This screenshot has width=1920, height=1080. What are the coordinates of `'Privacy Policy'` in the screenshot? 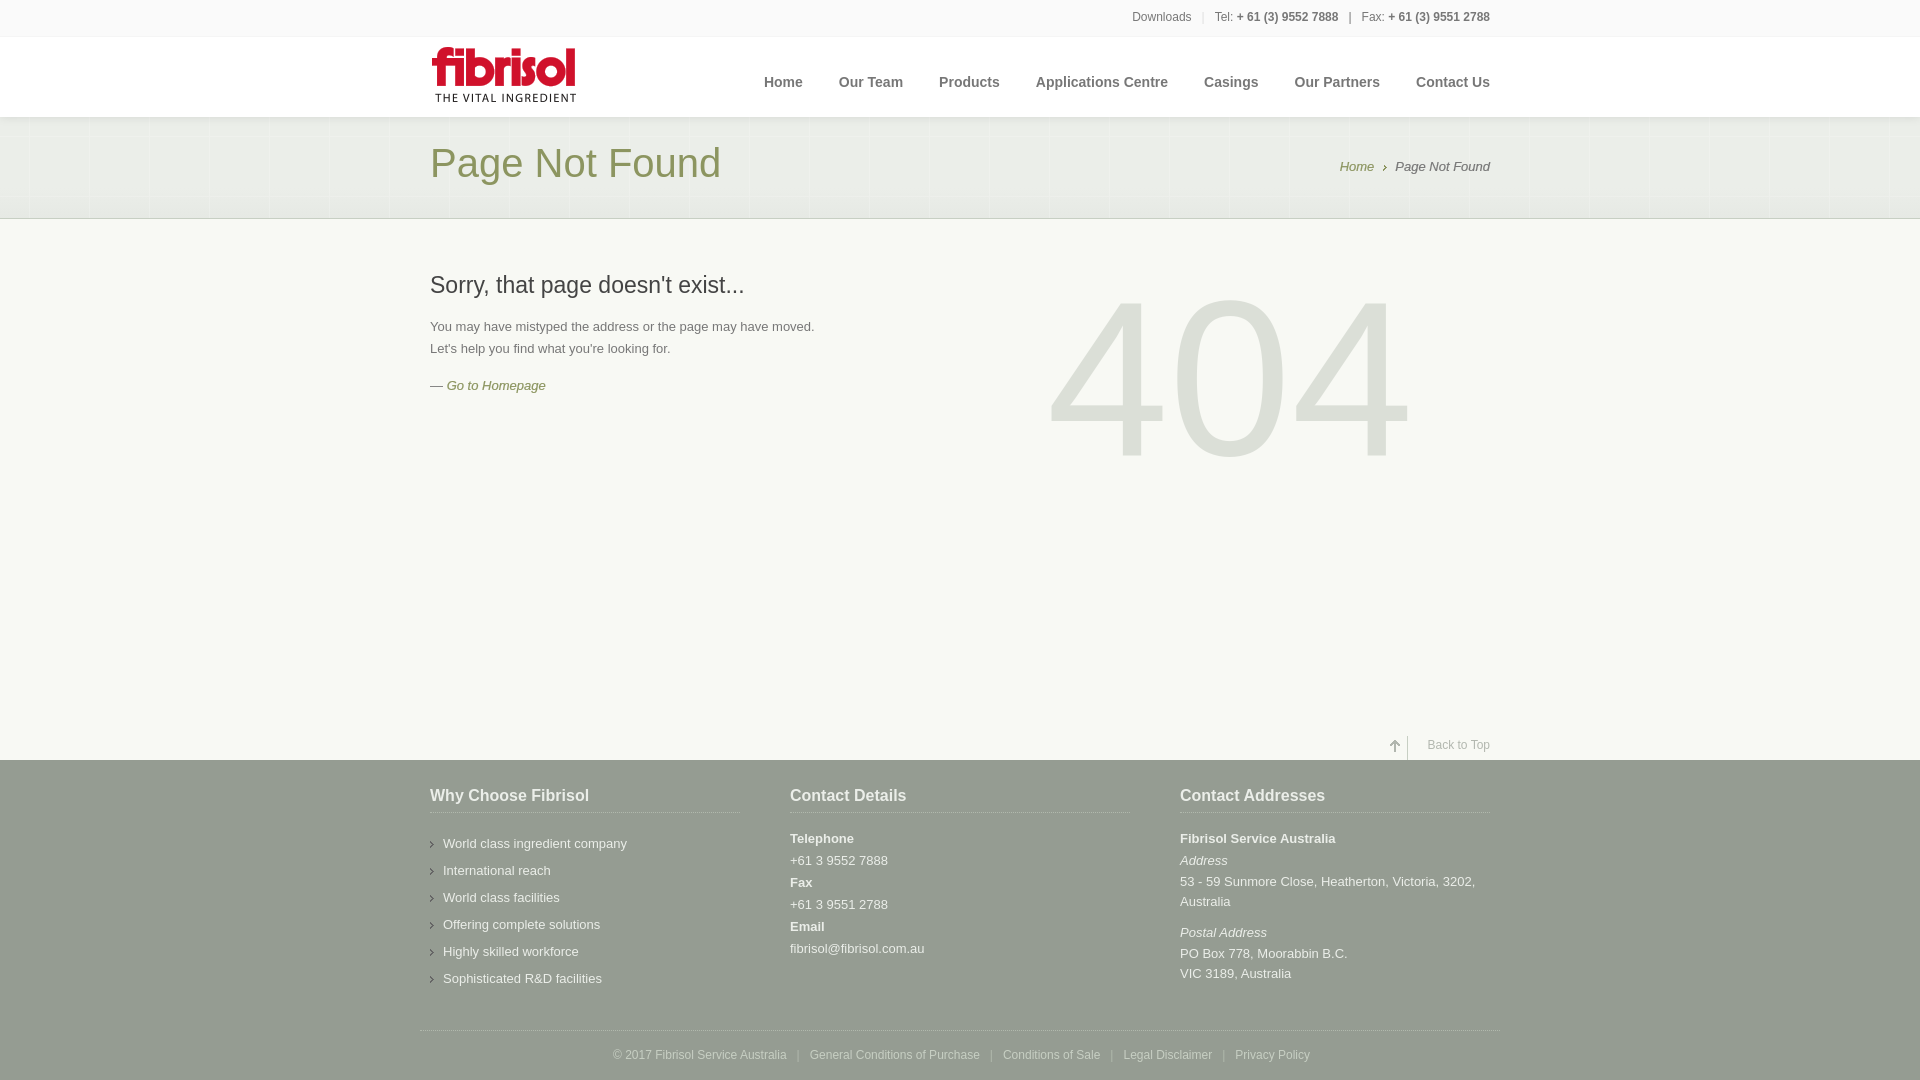 It's located at (1271, 1054).